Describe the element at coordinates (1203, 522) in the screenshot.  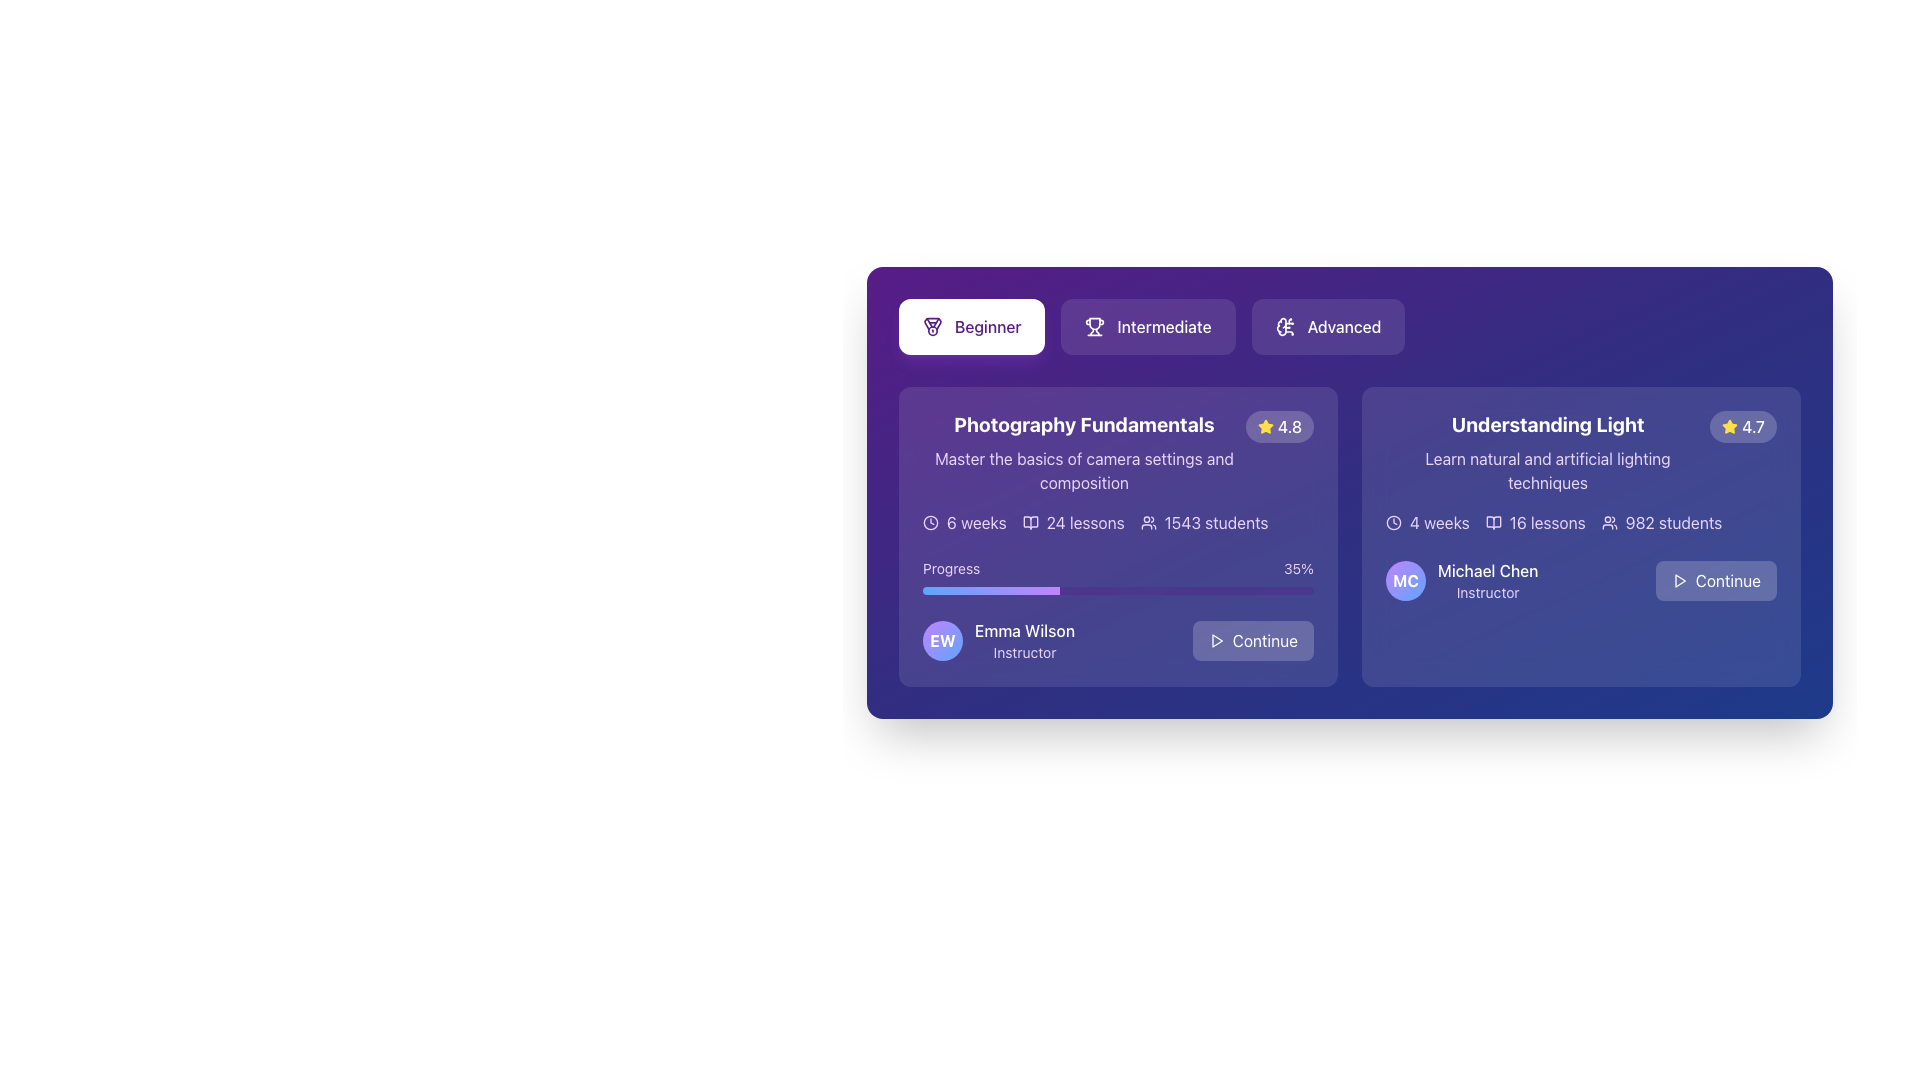
I see `the '1543 students' text element with an accompanying user icon in the bottom-left section of the 'Photography Fundamentals' course card` at that location.